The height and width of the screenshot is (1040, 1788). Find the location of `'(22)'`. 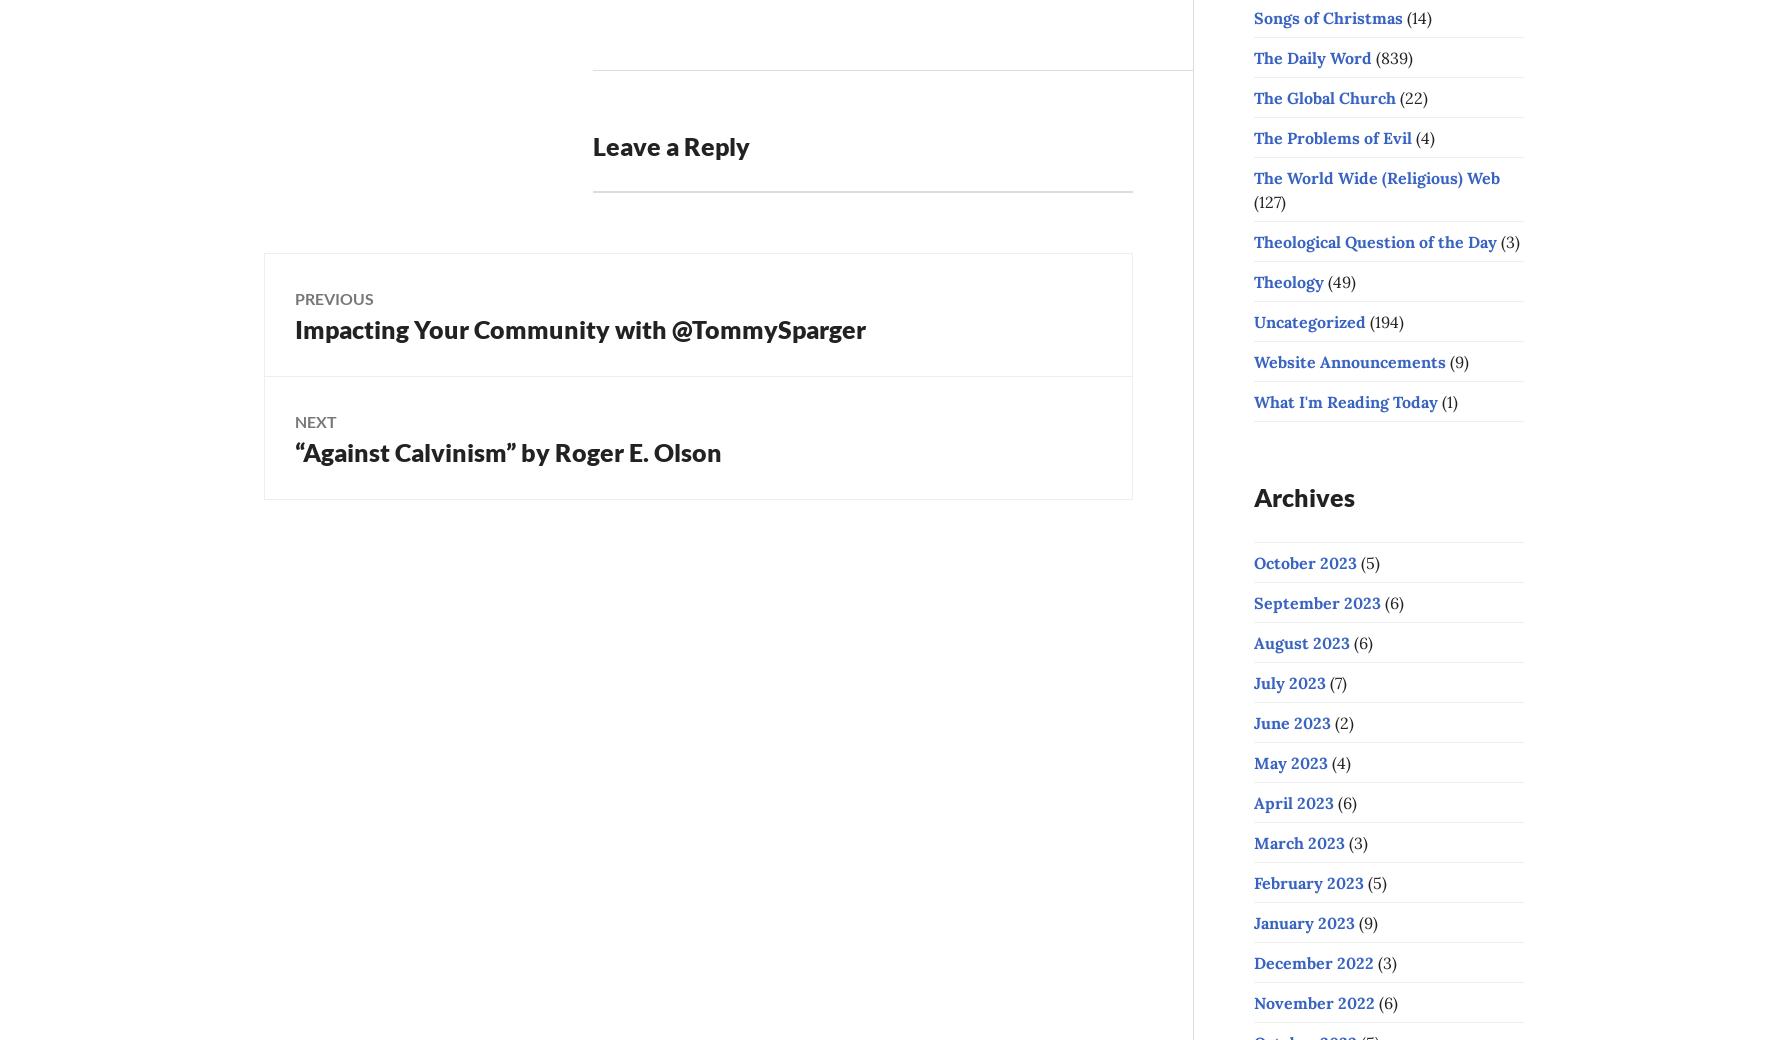

'(22)' is located at coordinates (1396, 96).